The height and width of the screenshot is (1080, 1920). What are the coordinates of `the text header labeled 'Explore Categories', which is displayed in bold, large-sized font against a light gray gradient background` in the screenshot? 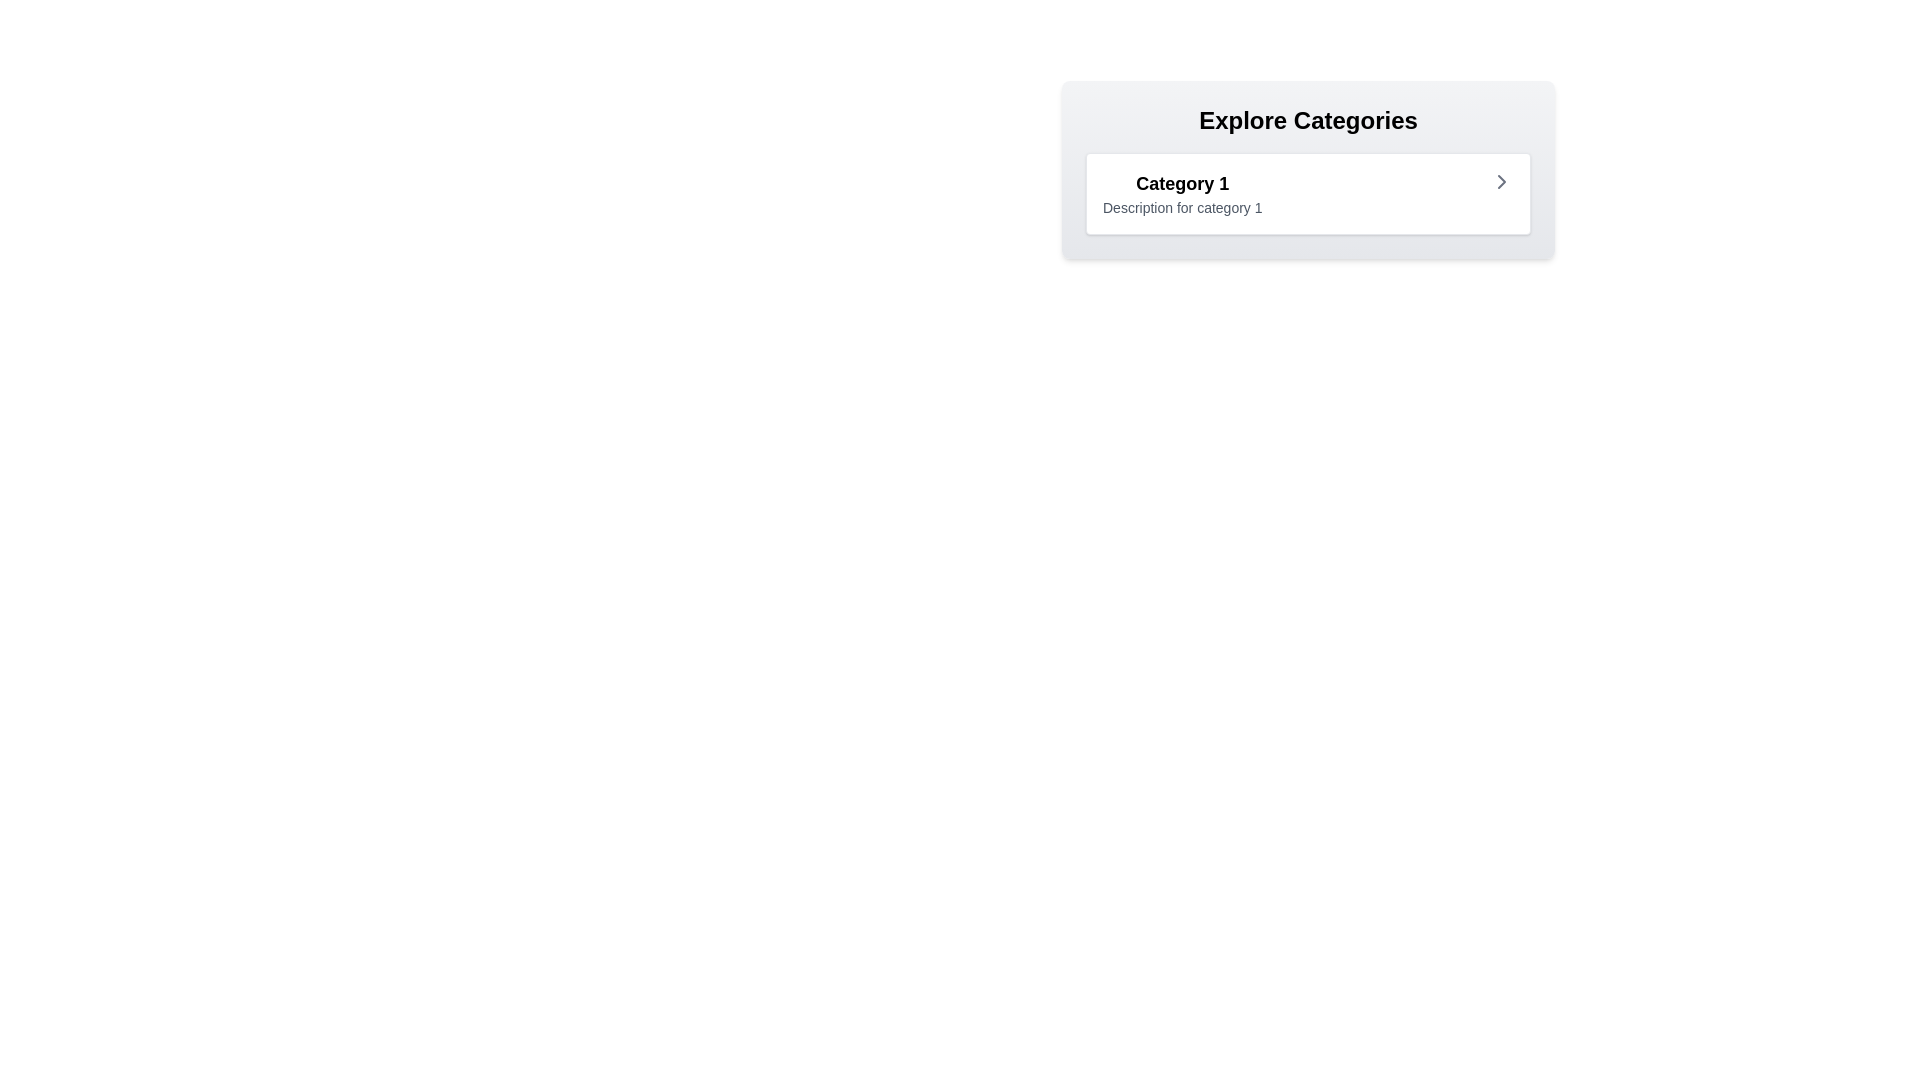 It's located at (1308, 120).